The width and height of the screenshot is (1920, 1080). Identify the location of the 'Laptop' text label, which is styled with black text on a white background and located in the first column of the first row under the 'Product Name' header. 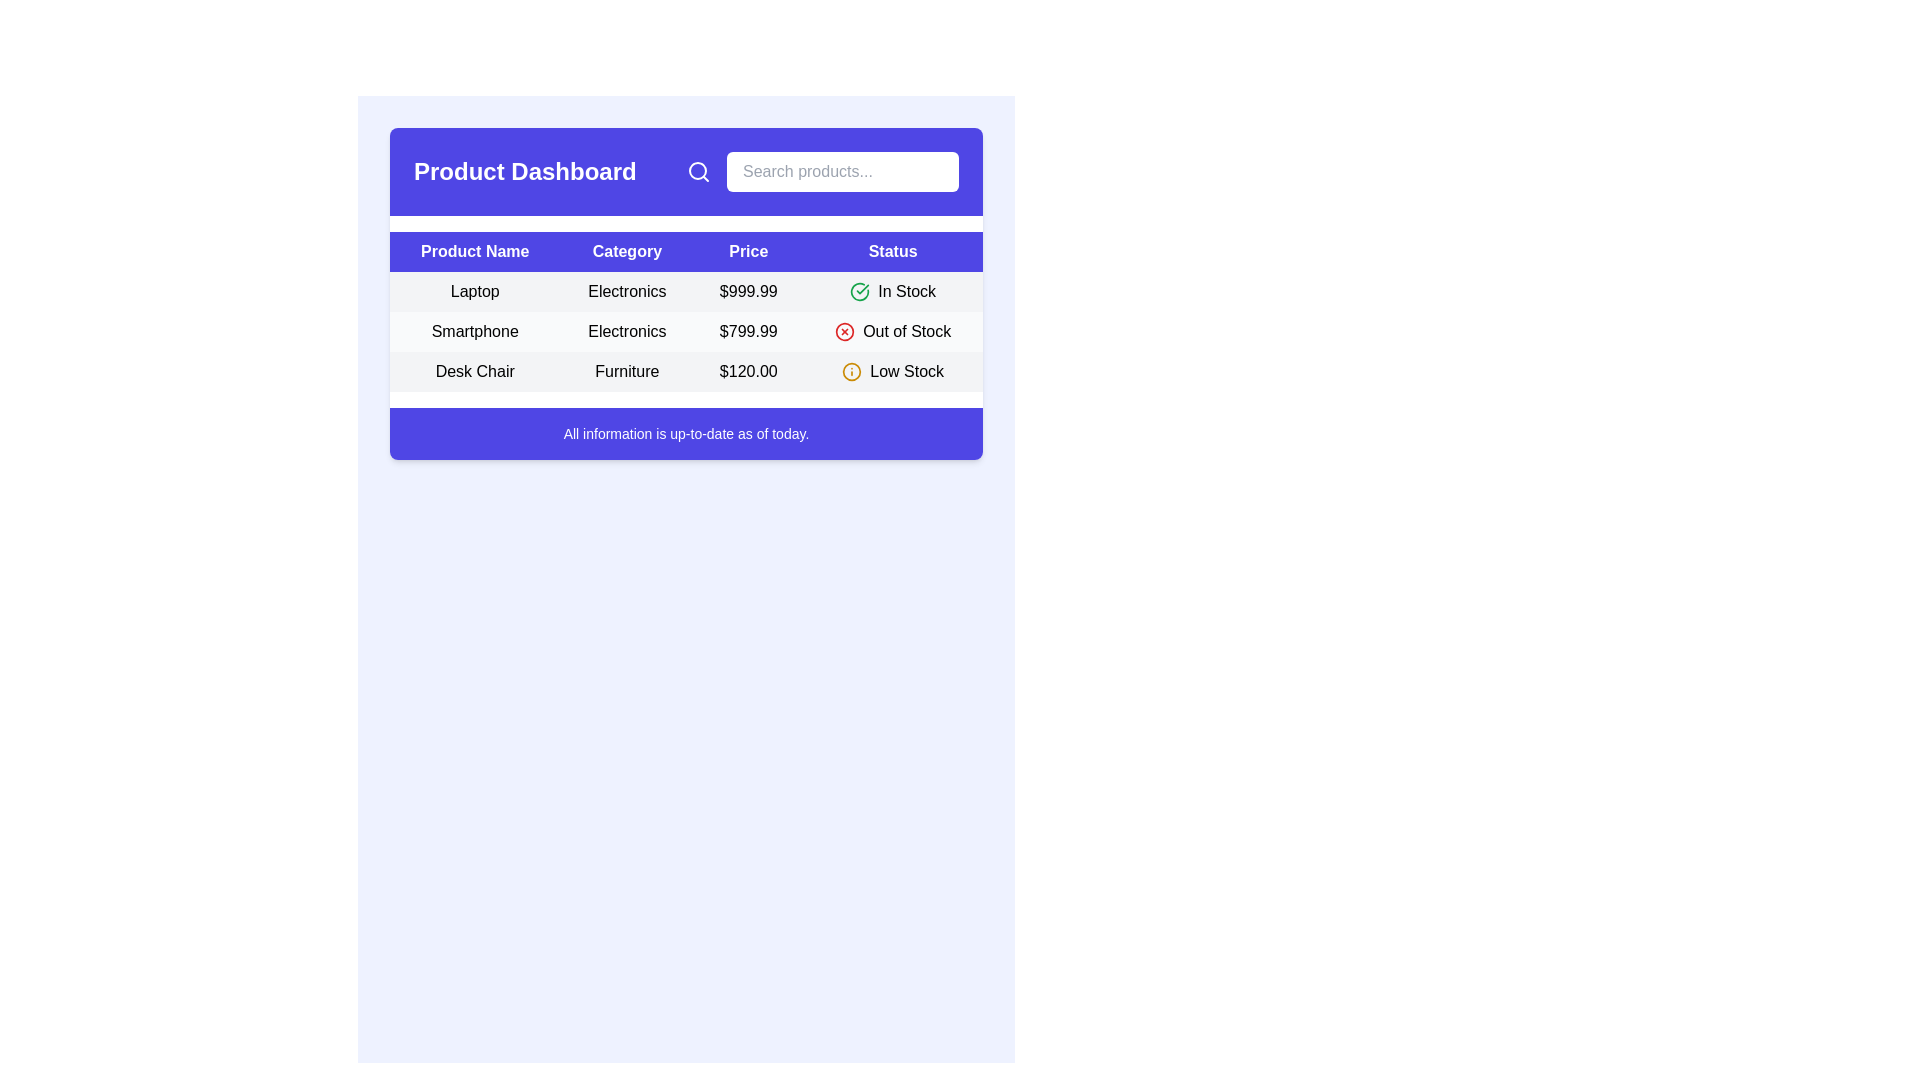
(474, 292).